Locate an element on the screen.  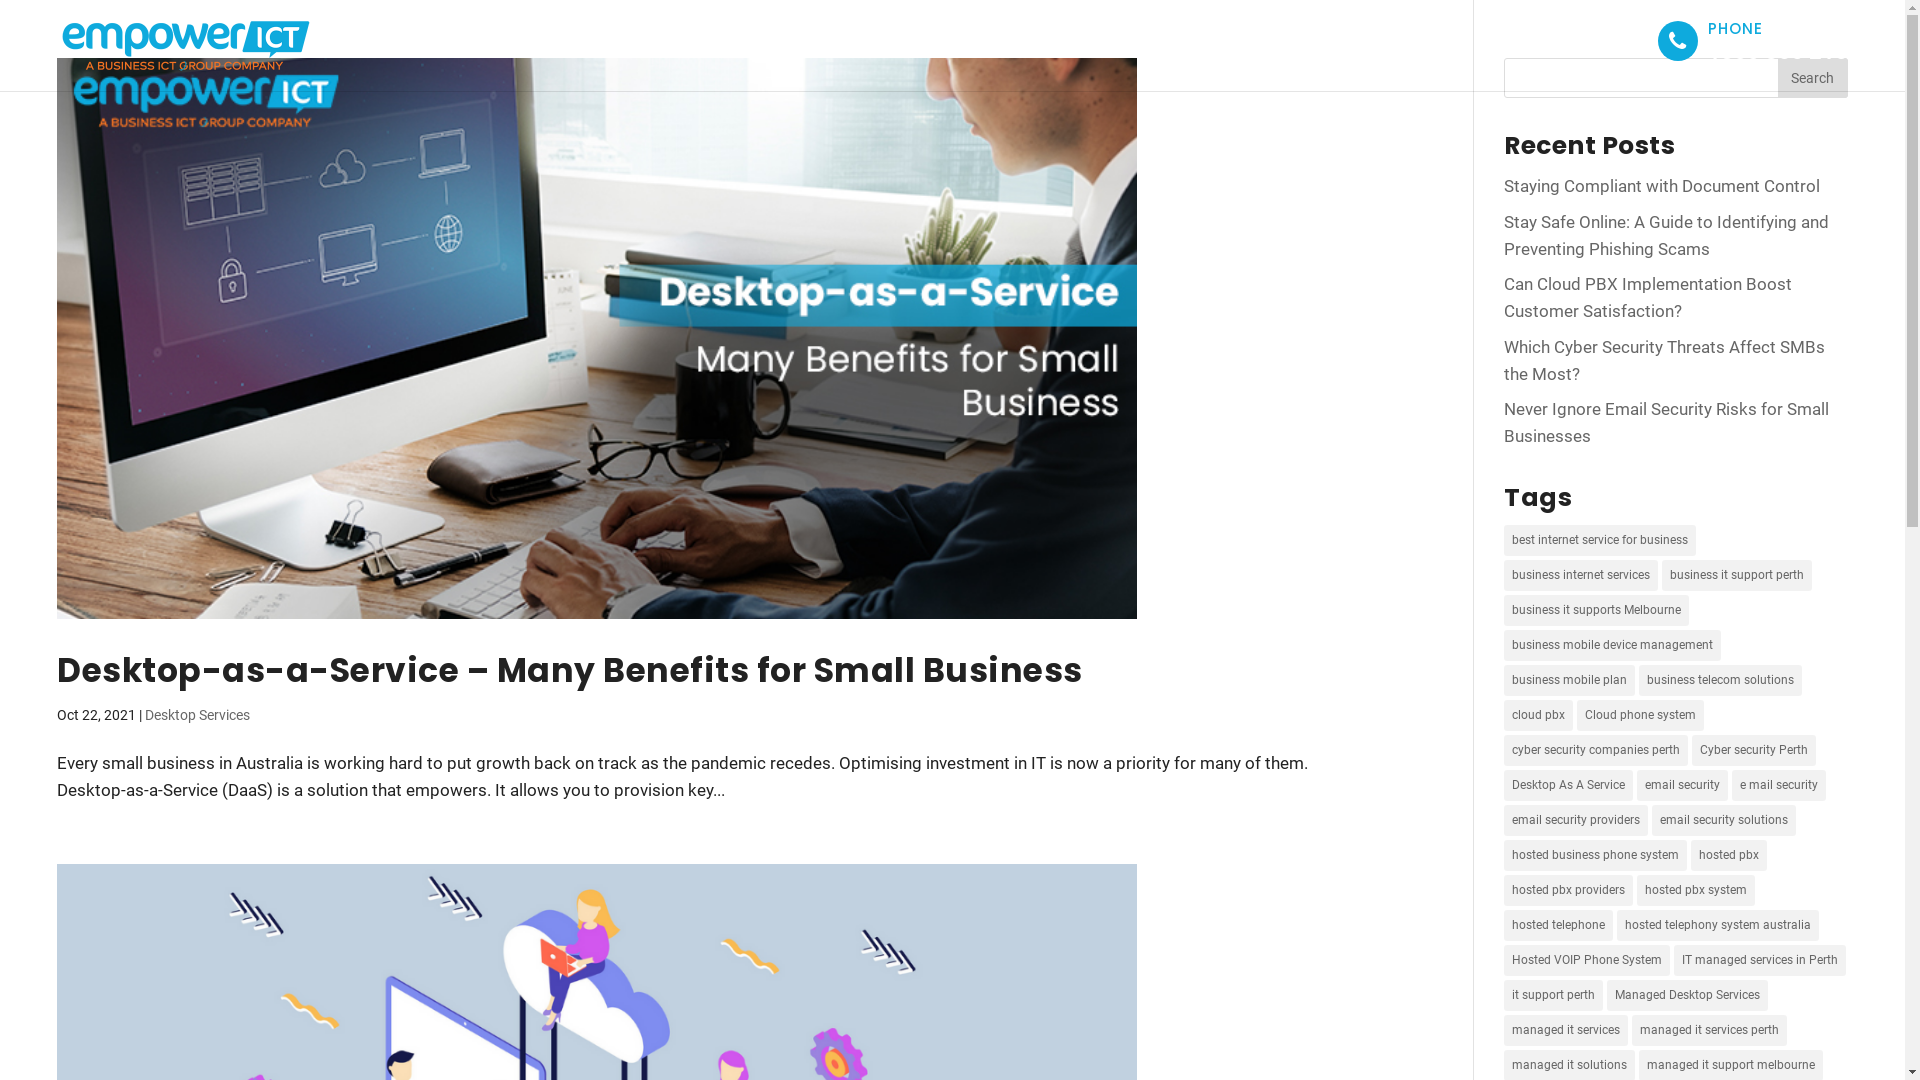
'Desktop As A Service' is located at coordinates (1567, 784).